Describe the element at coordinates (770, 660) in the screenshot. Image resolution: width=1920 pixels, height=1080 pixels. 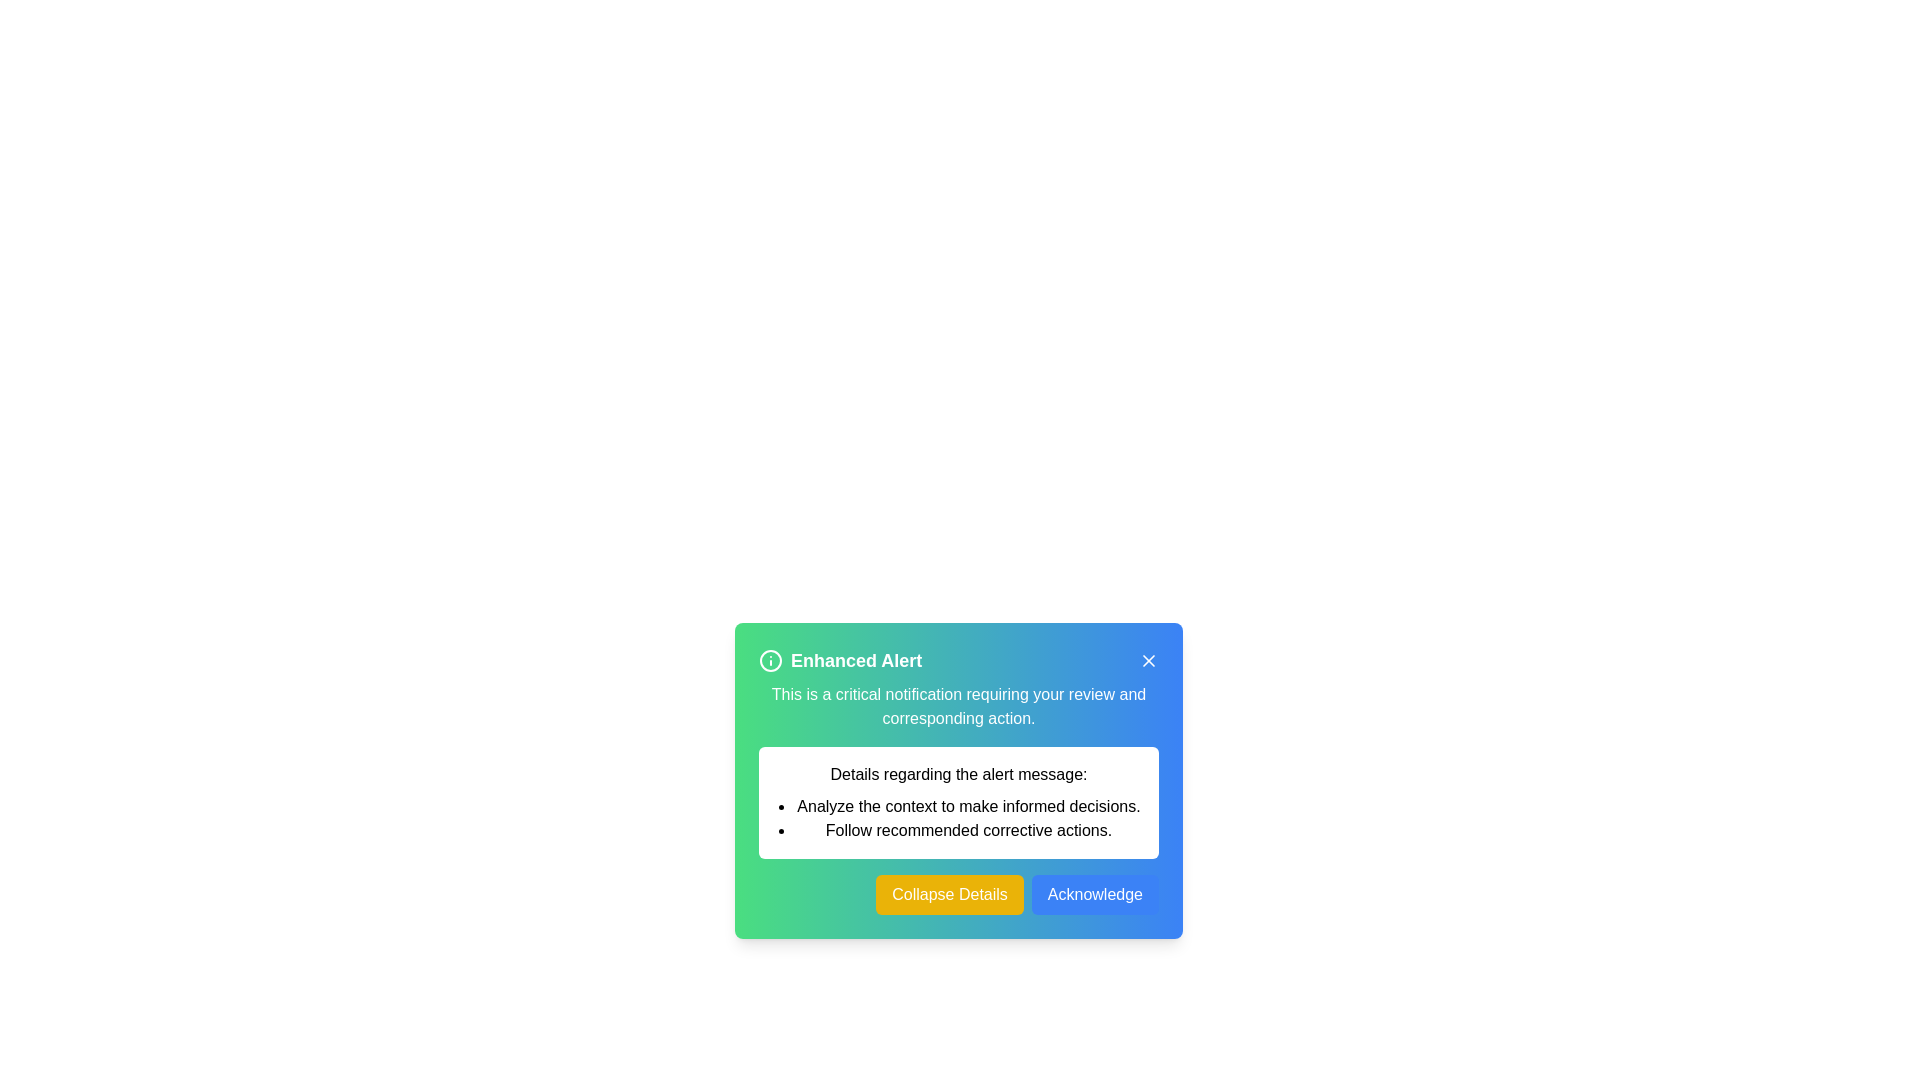
I see `the information icon located to the left of the 'Enhanced Alert' text in the header section of the notification box` at that location.